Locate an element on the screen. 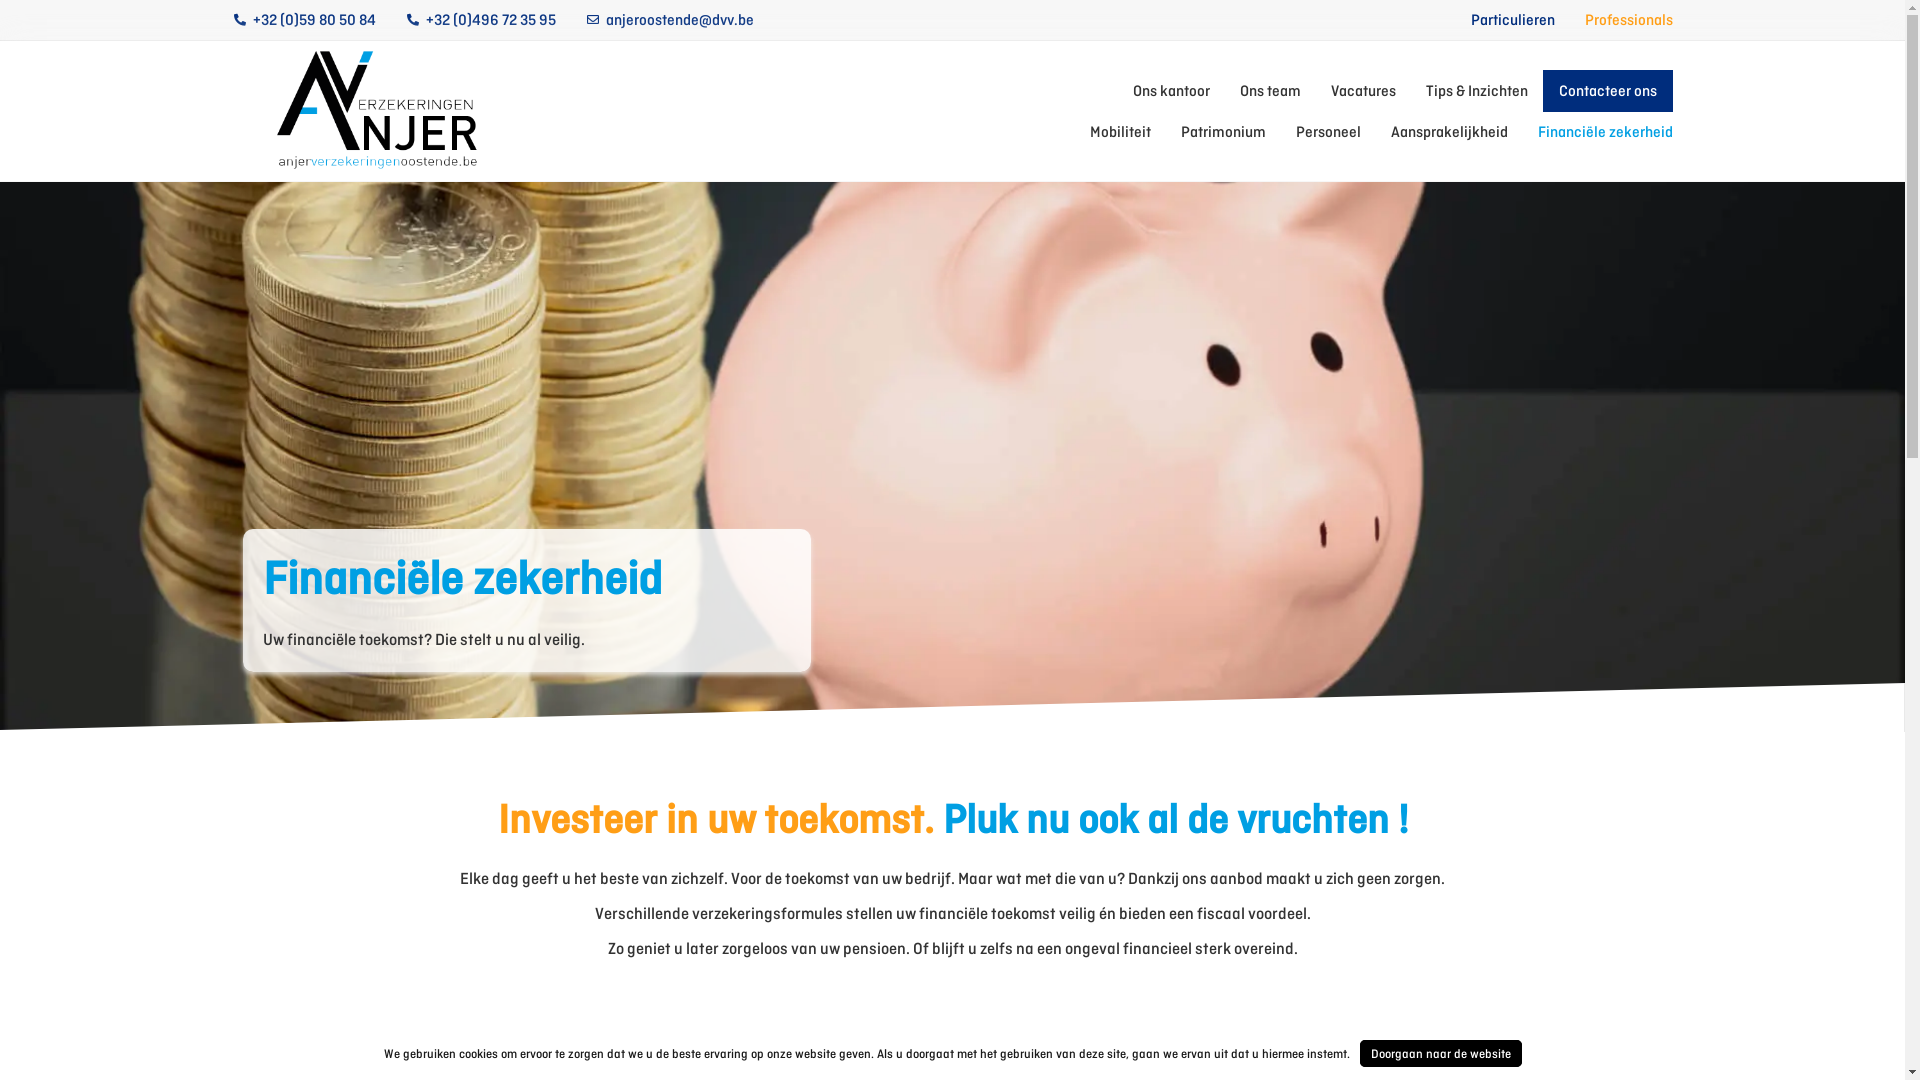  'Patrimonium' is located at coordinates (1180, 131).